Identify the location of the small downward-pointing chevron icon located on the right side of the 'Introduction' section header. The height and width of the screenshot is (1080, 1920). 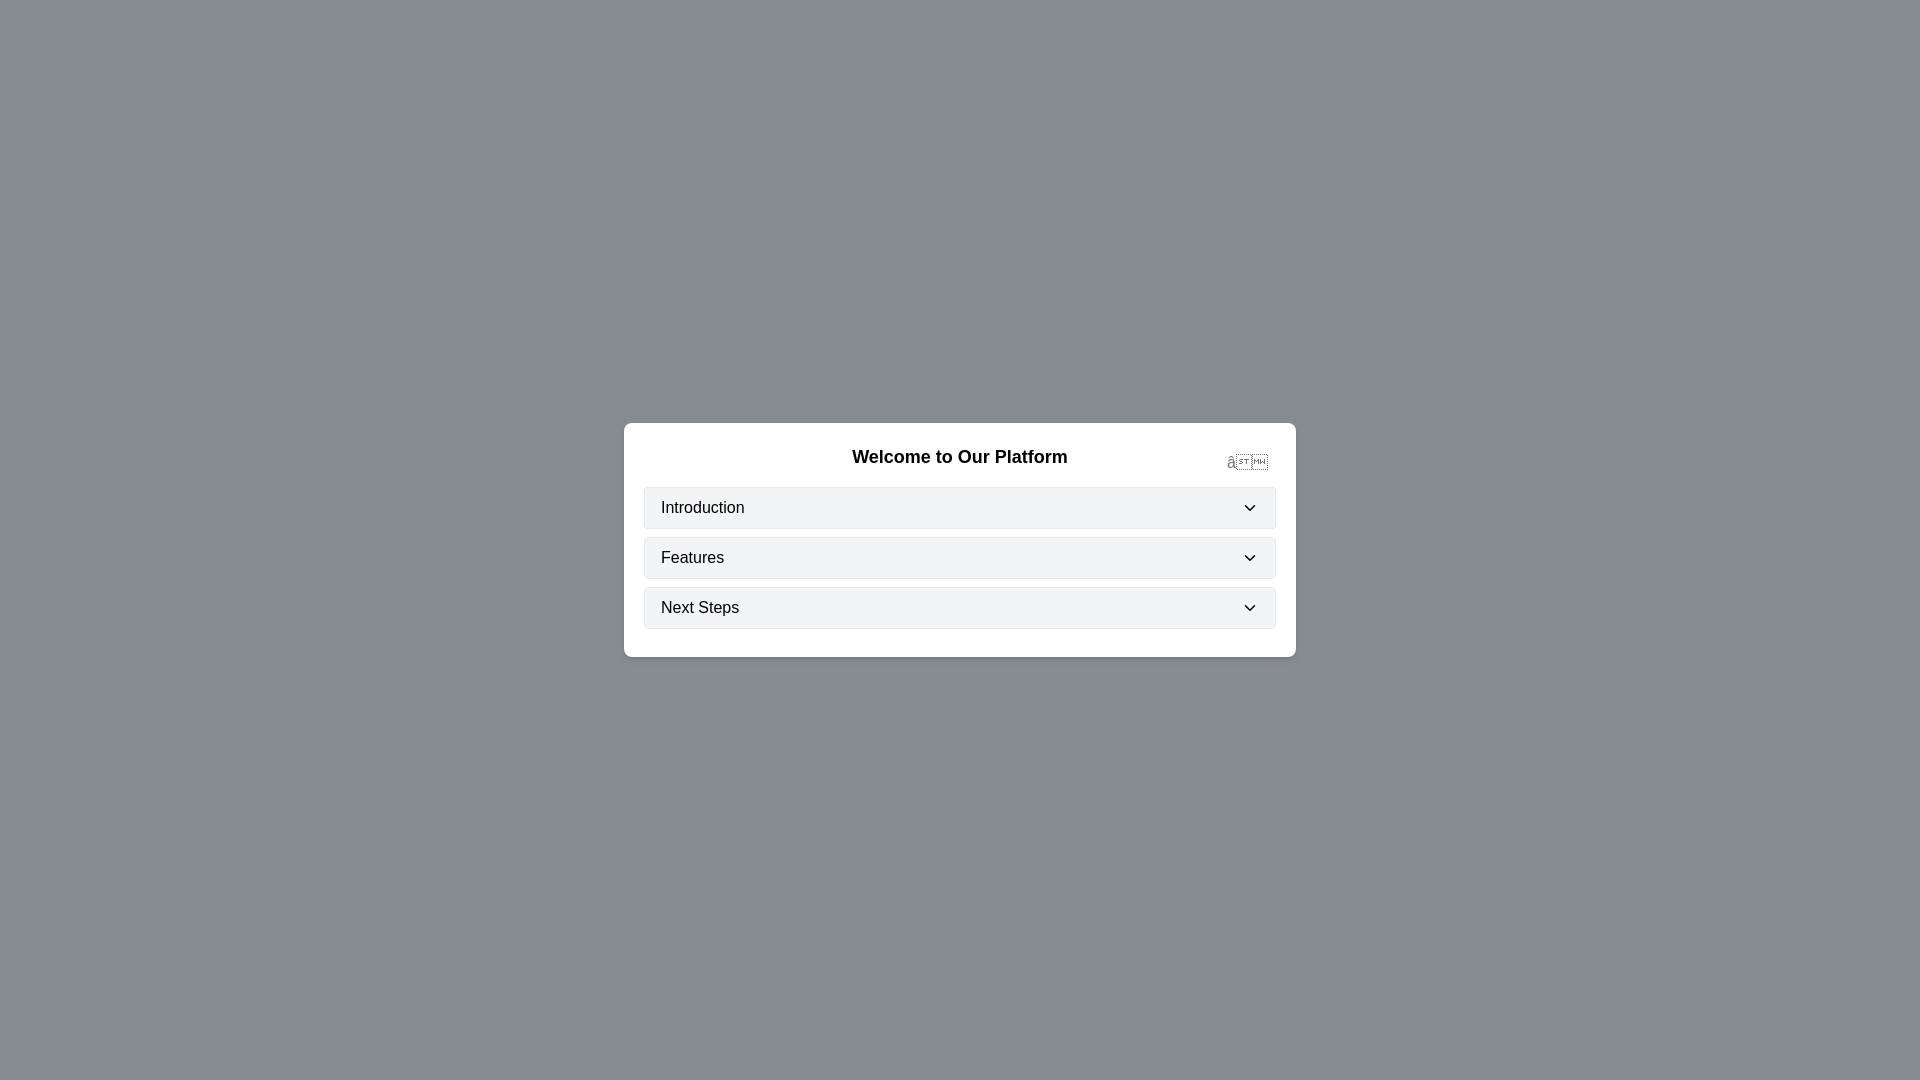
(1248, 507).